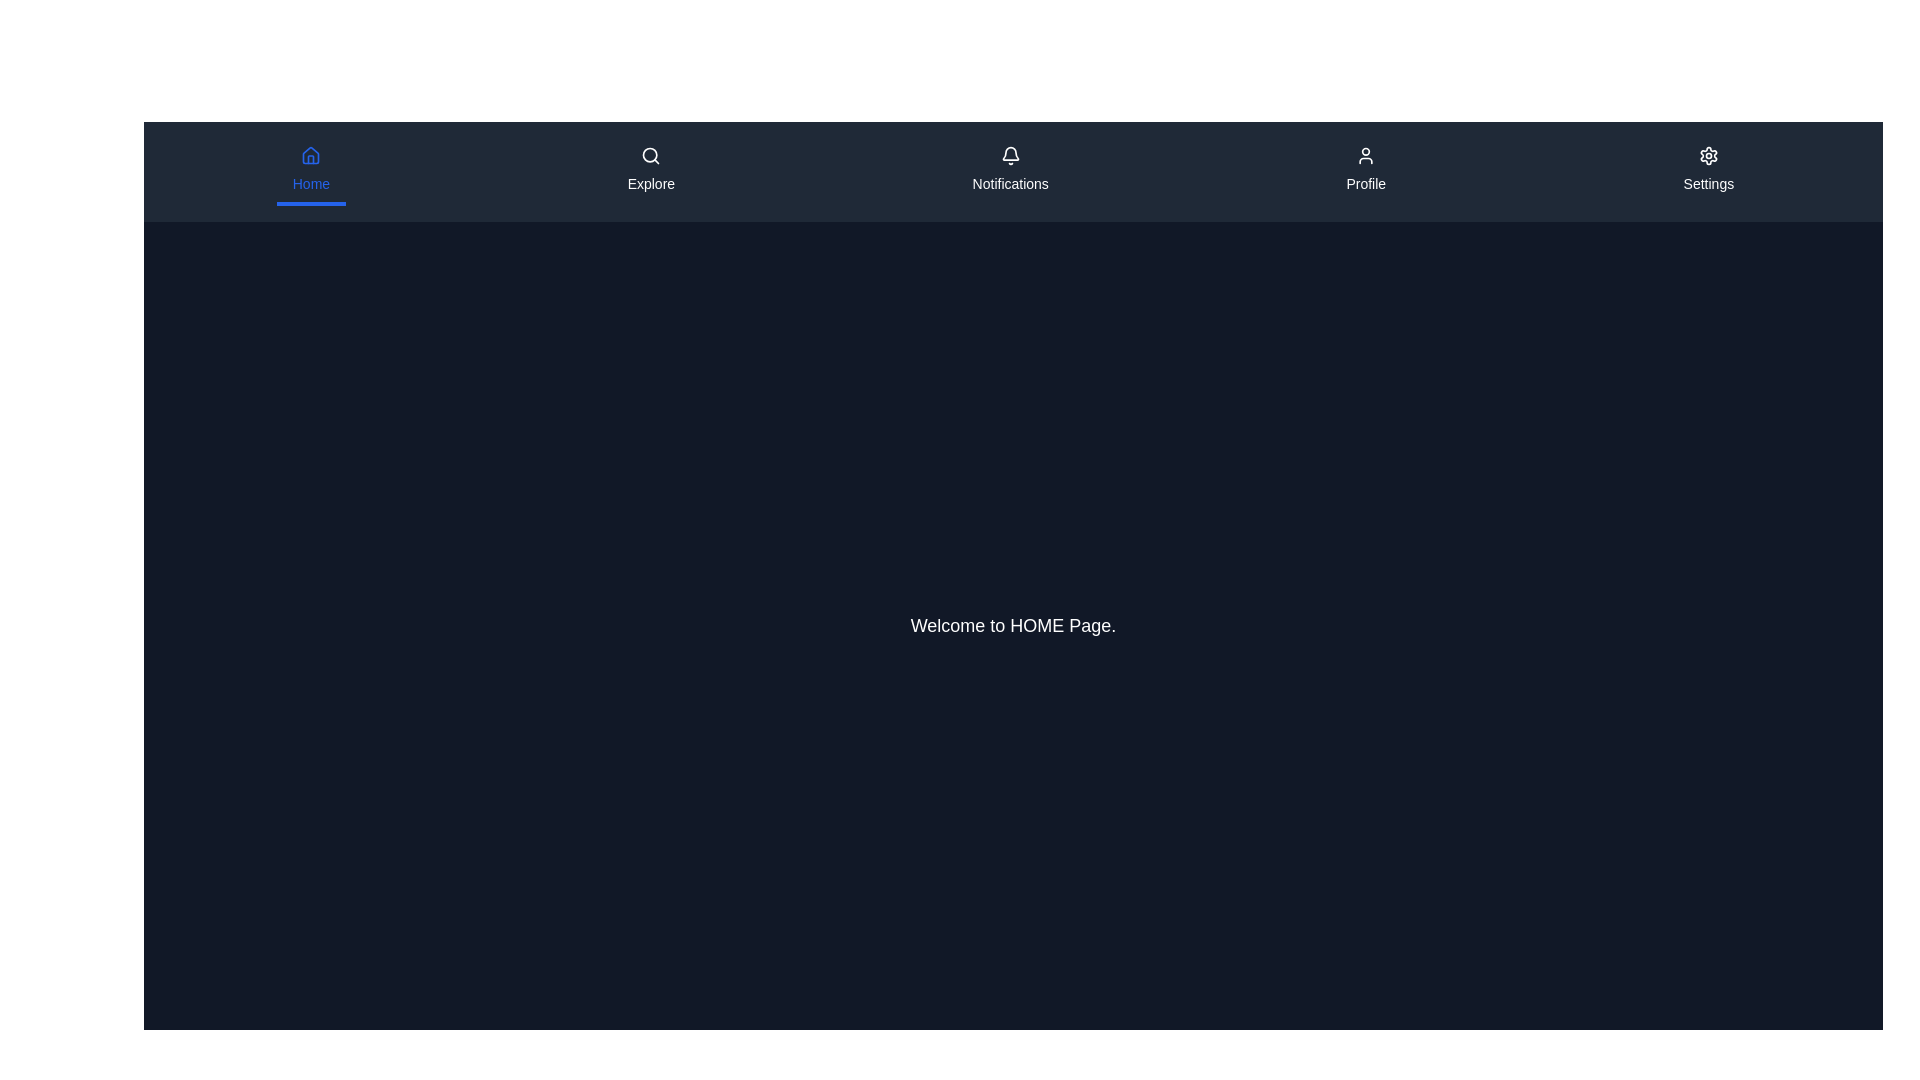 The width and height of the screenshot is (1920, 1080). What do you see at coordinates (310, 154) in the screenshot?
I see `the 'Home' section icon, which is a house-shaped vector graphic located in the center of the top navigation bar` at bounding box center [310, 154].